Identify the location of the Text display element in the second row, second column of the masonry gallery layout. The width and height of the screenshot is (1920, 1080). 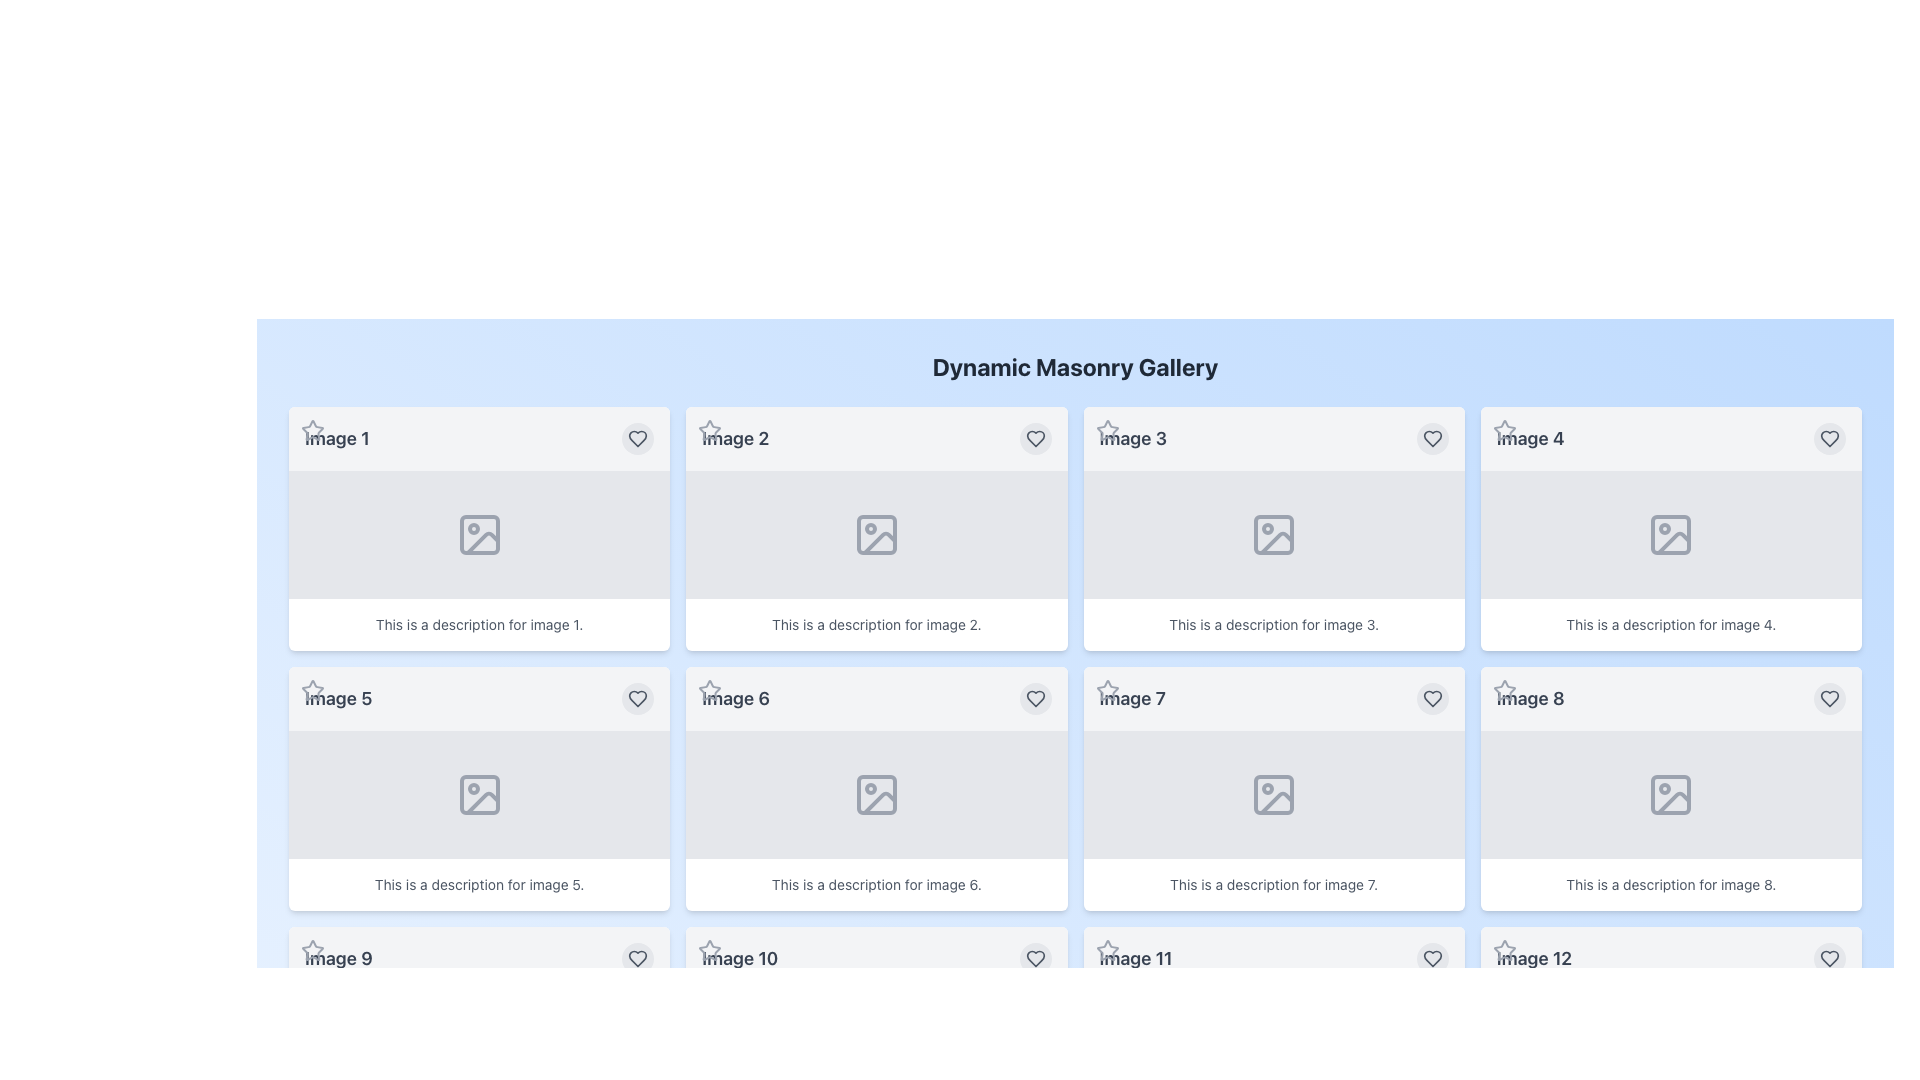
(735, 697).